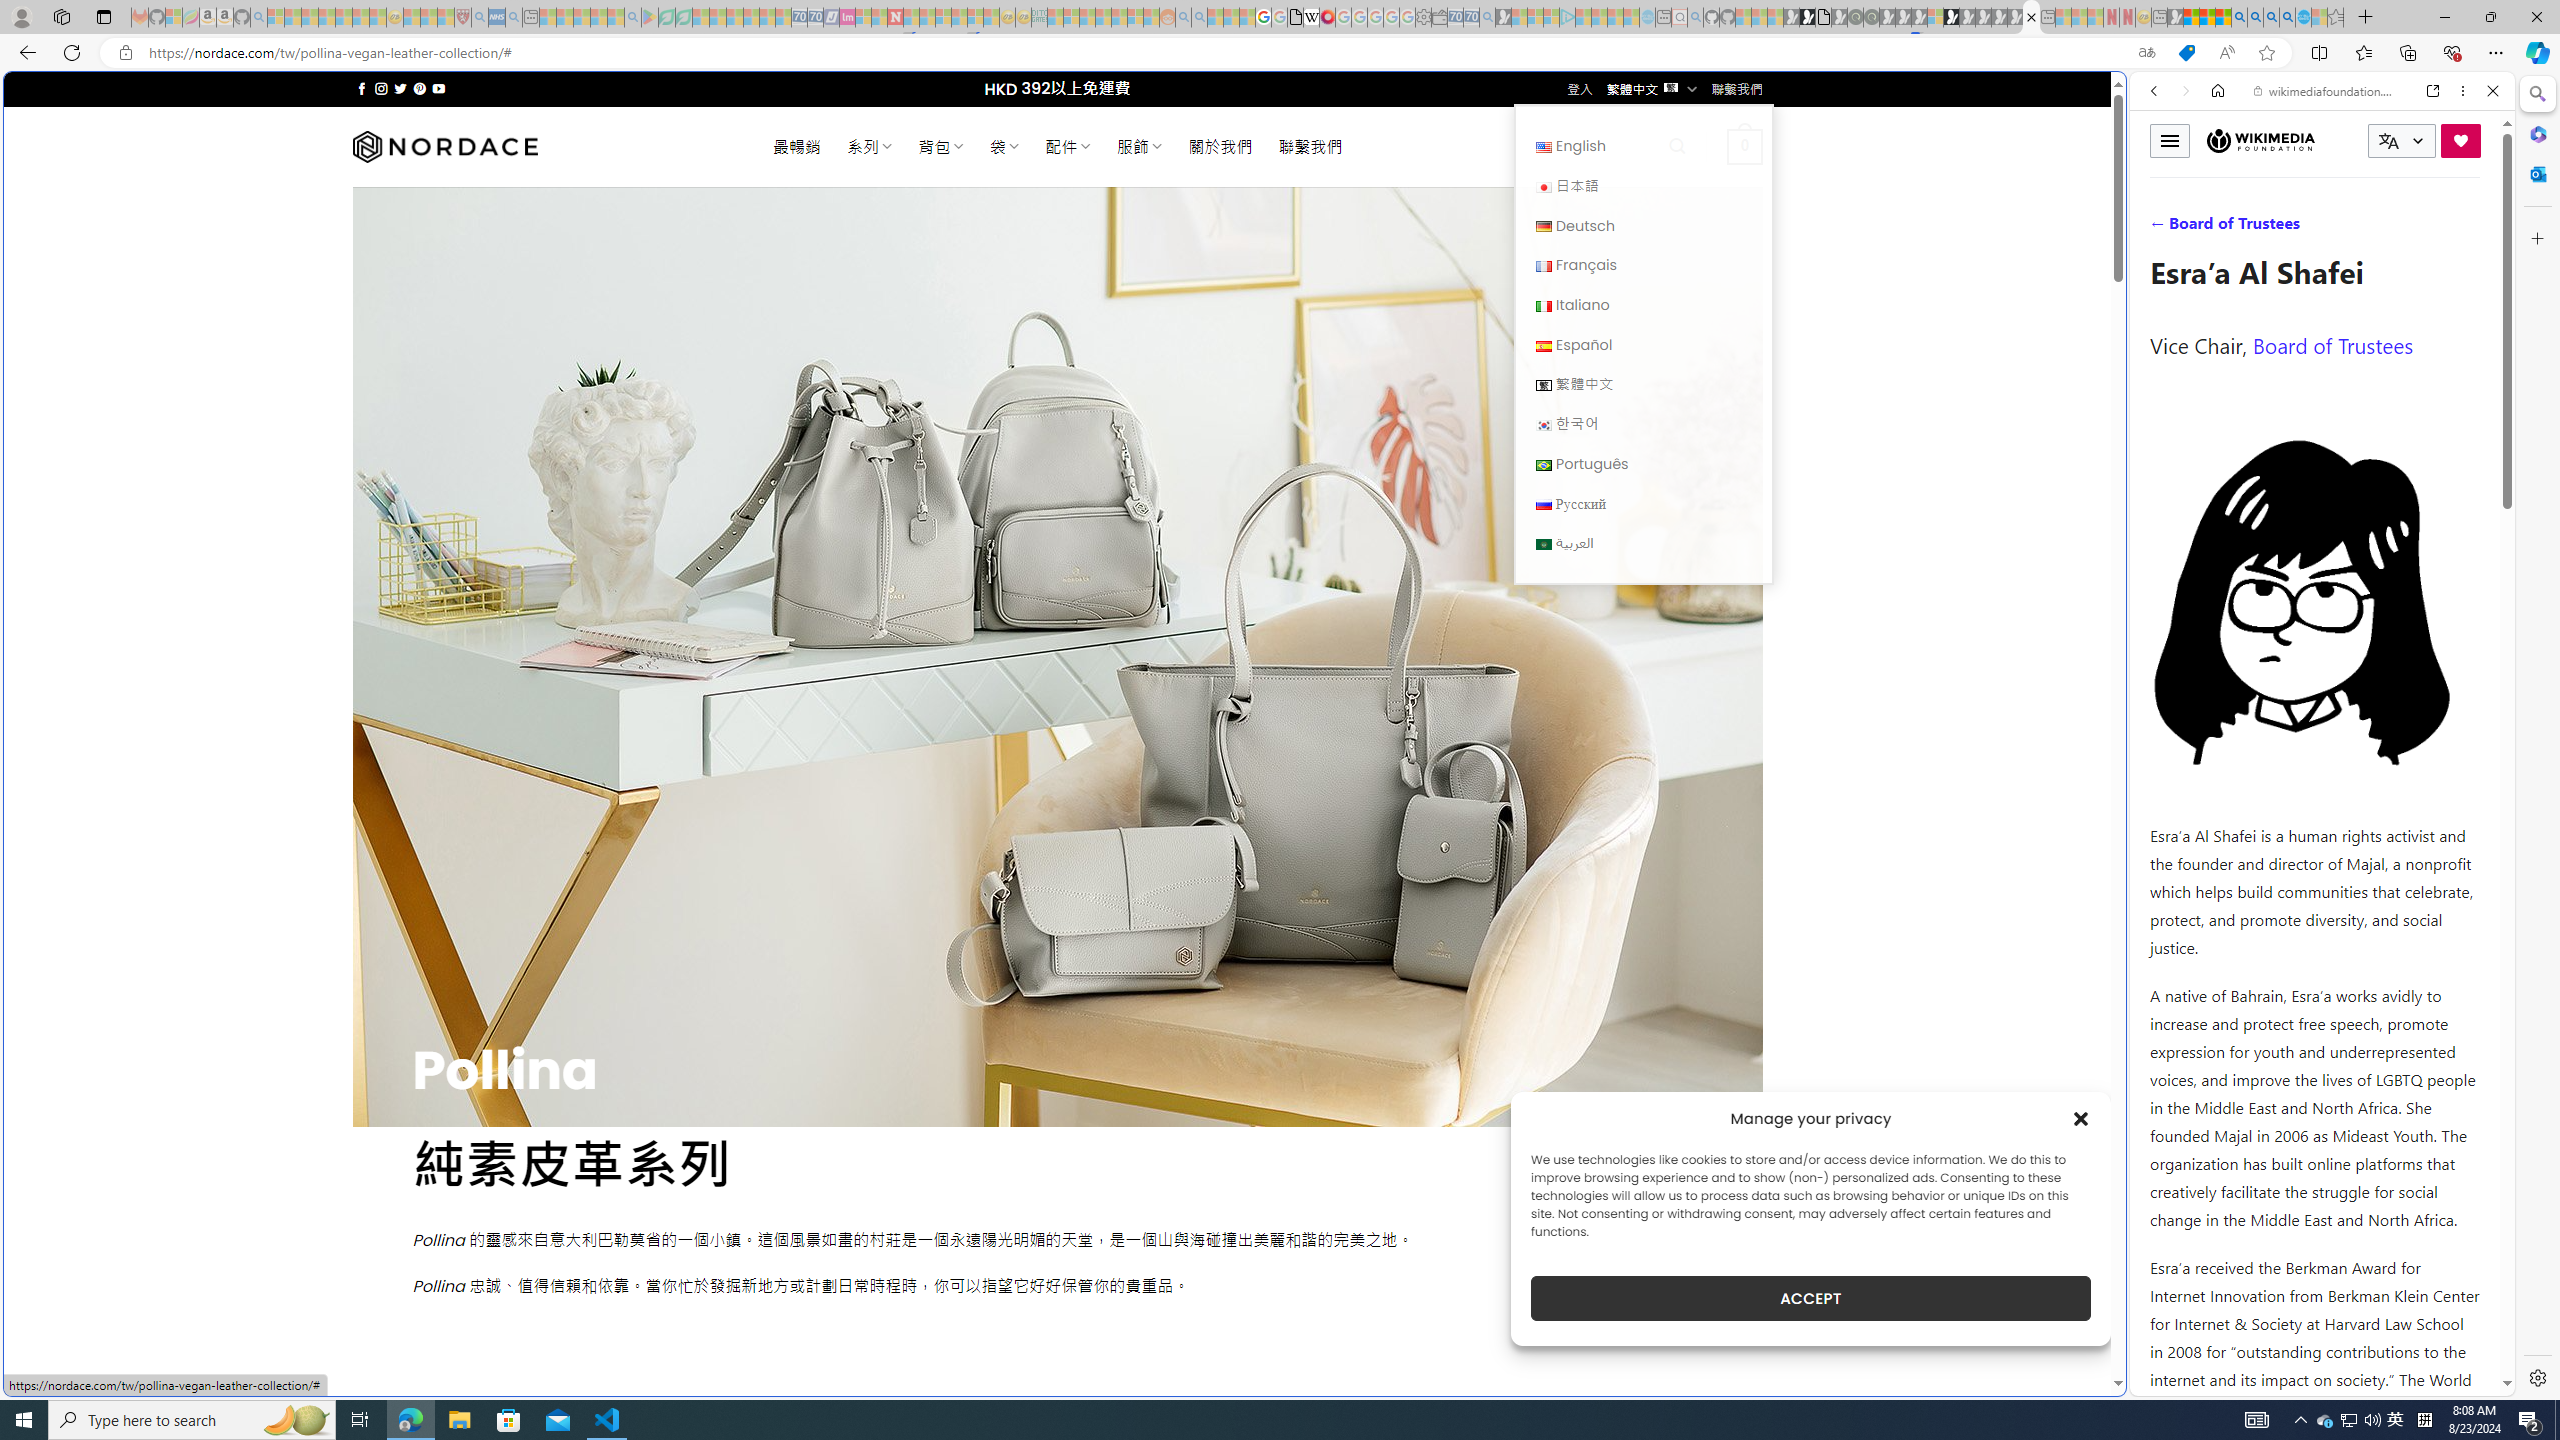 This screenshot has width=2560, height=1440. Describe the element at coordinates (2261, 139) in the screenshot. I see `'Wikimedia Foundation'` at that location.